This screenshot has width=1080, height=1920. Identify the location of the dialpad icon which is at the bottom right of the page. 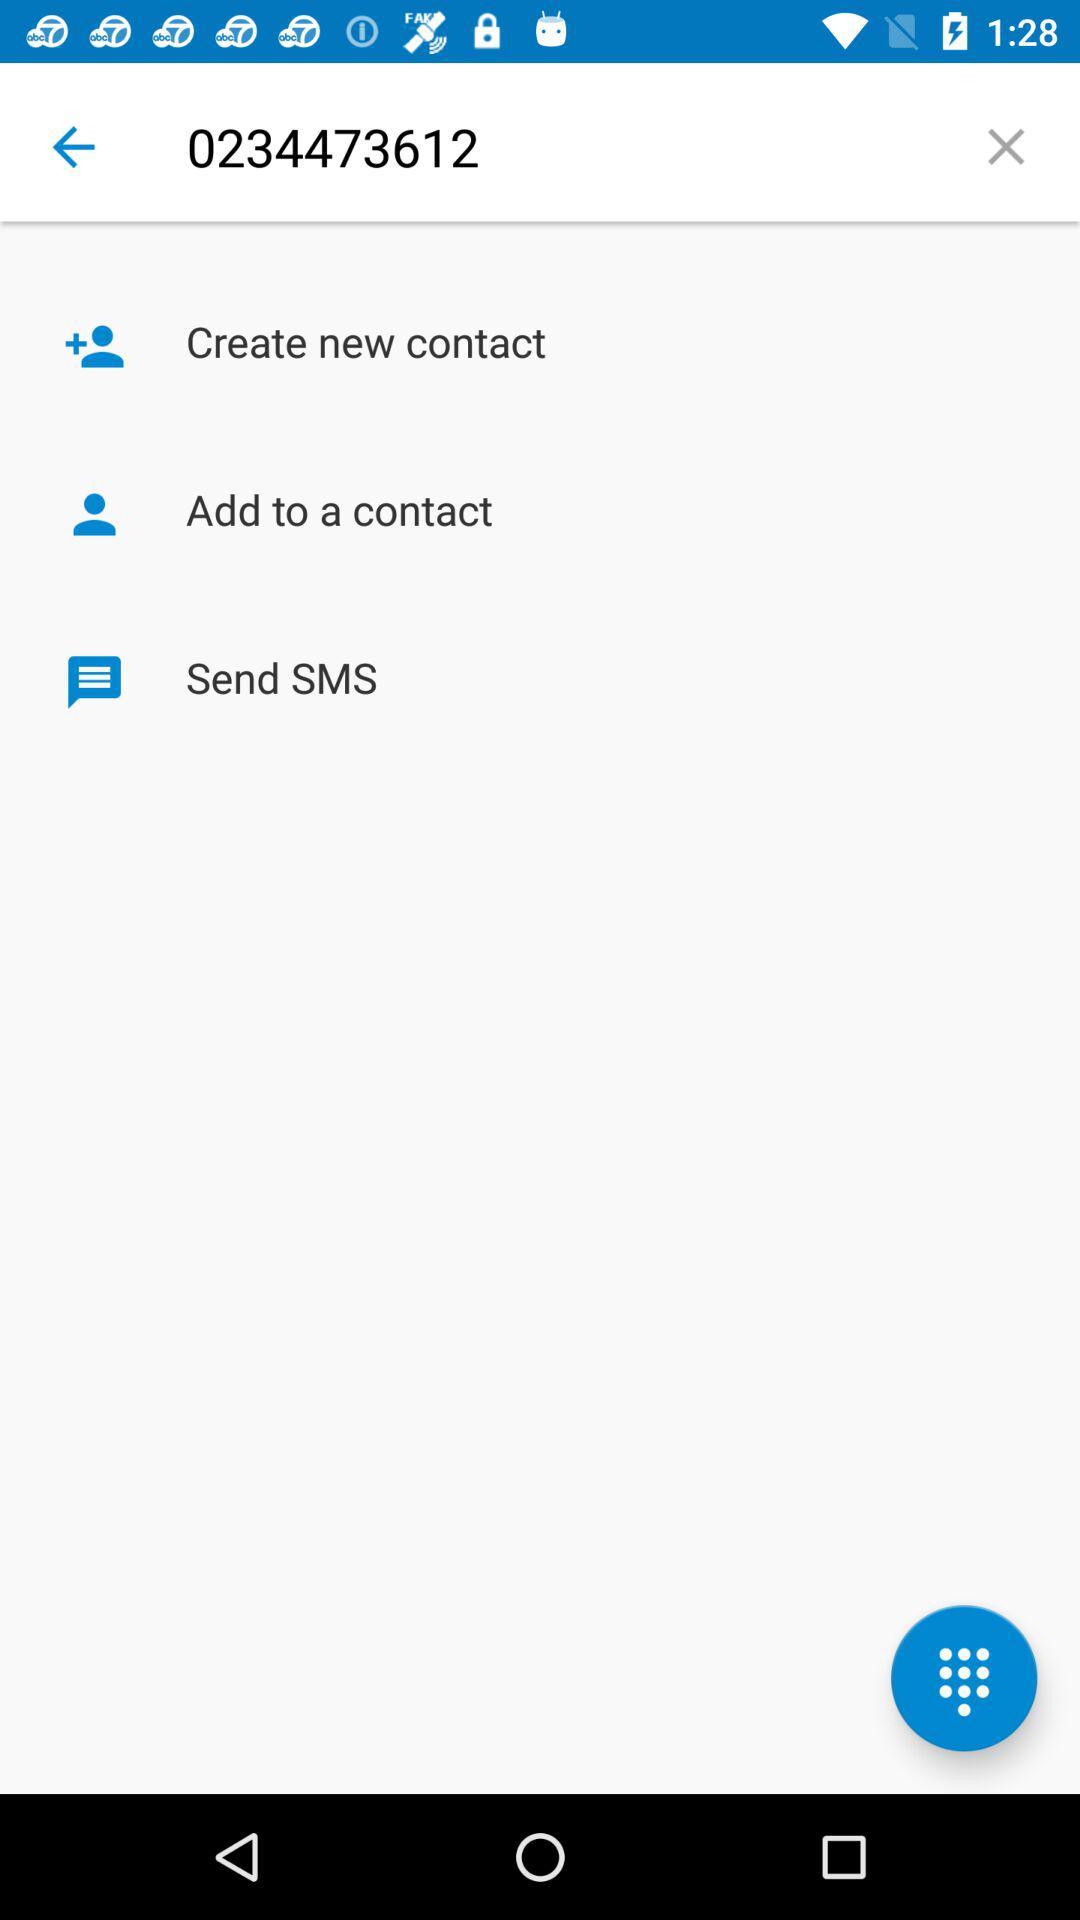
(963, 1678).